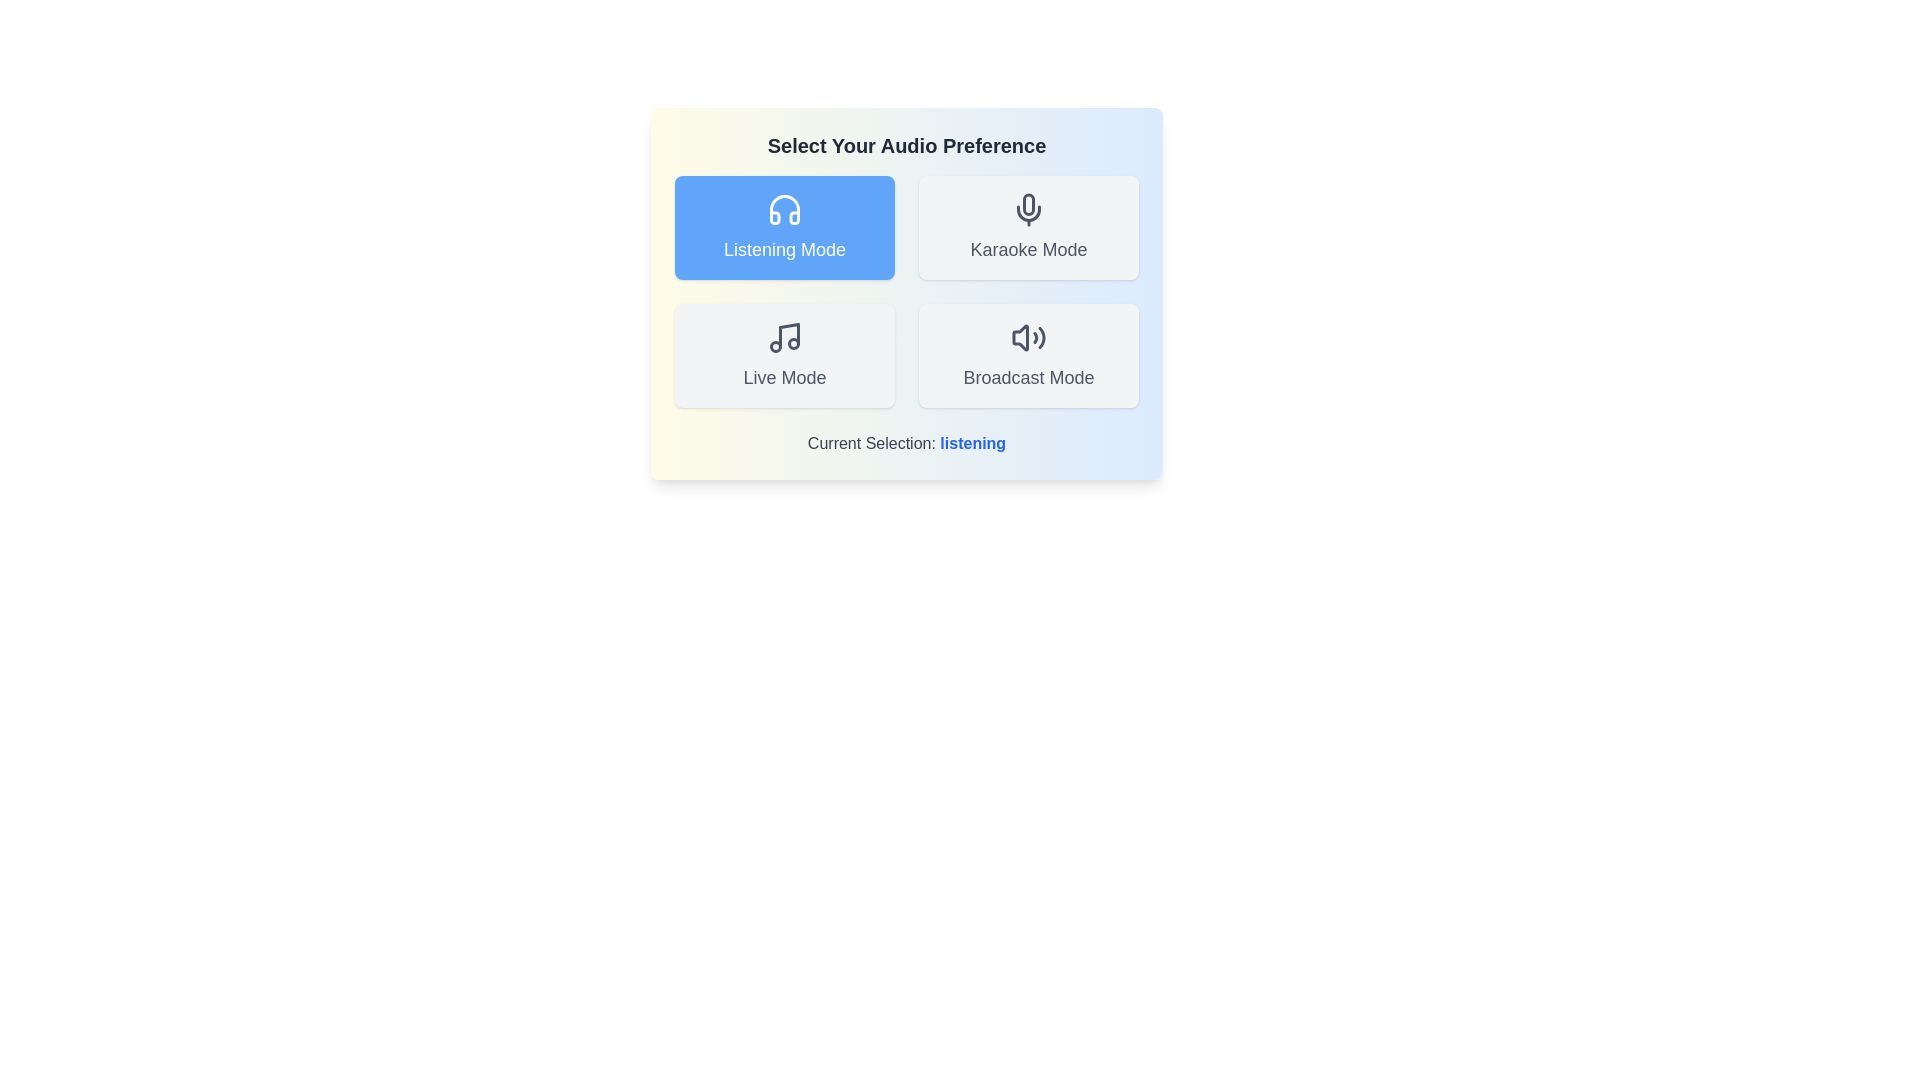  I want to click on the audio mode Listening Mode by clicking the corresponding button, so click(784, 226).